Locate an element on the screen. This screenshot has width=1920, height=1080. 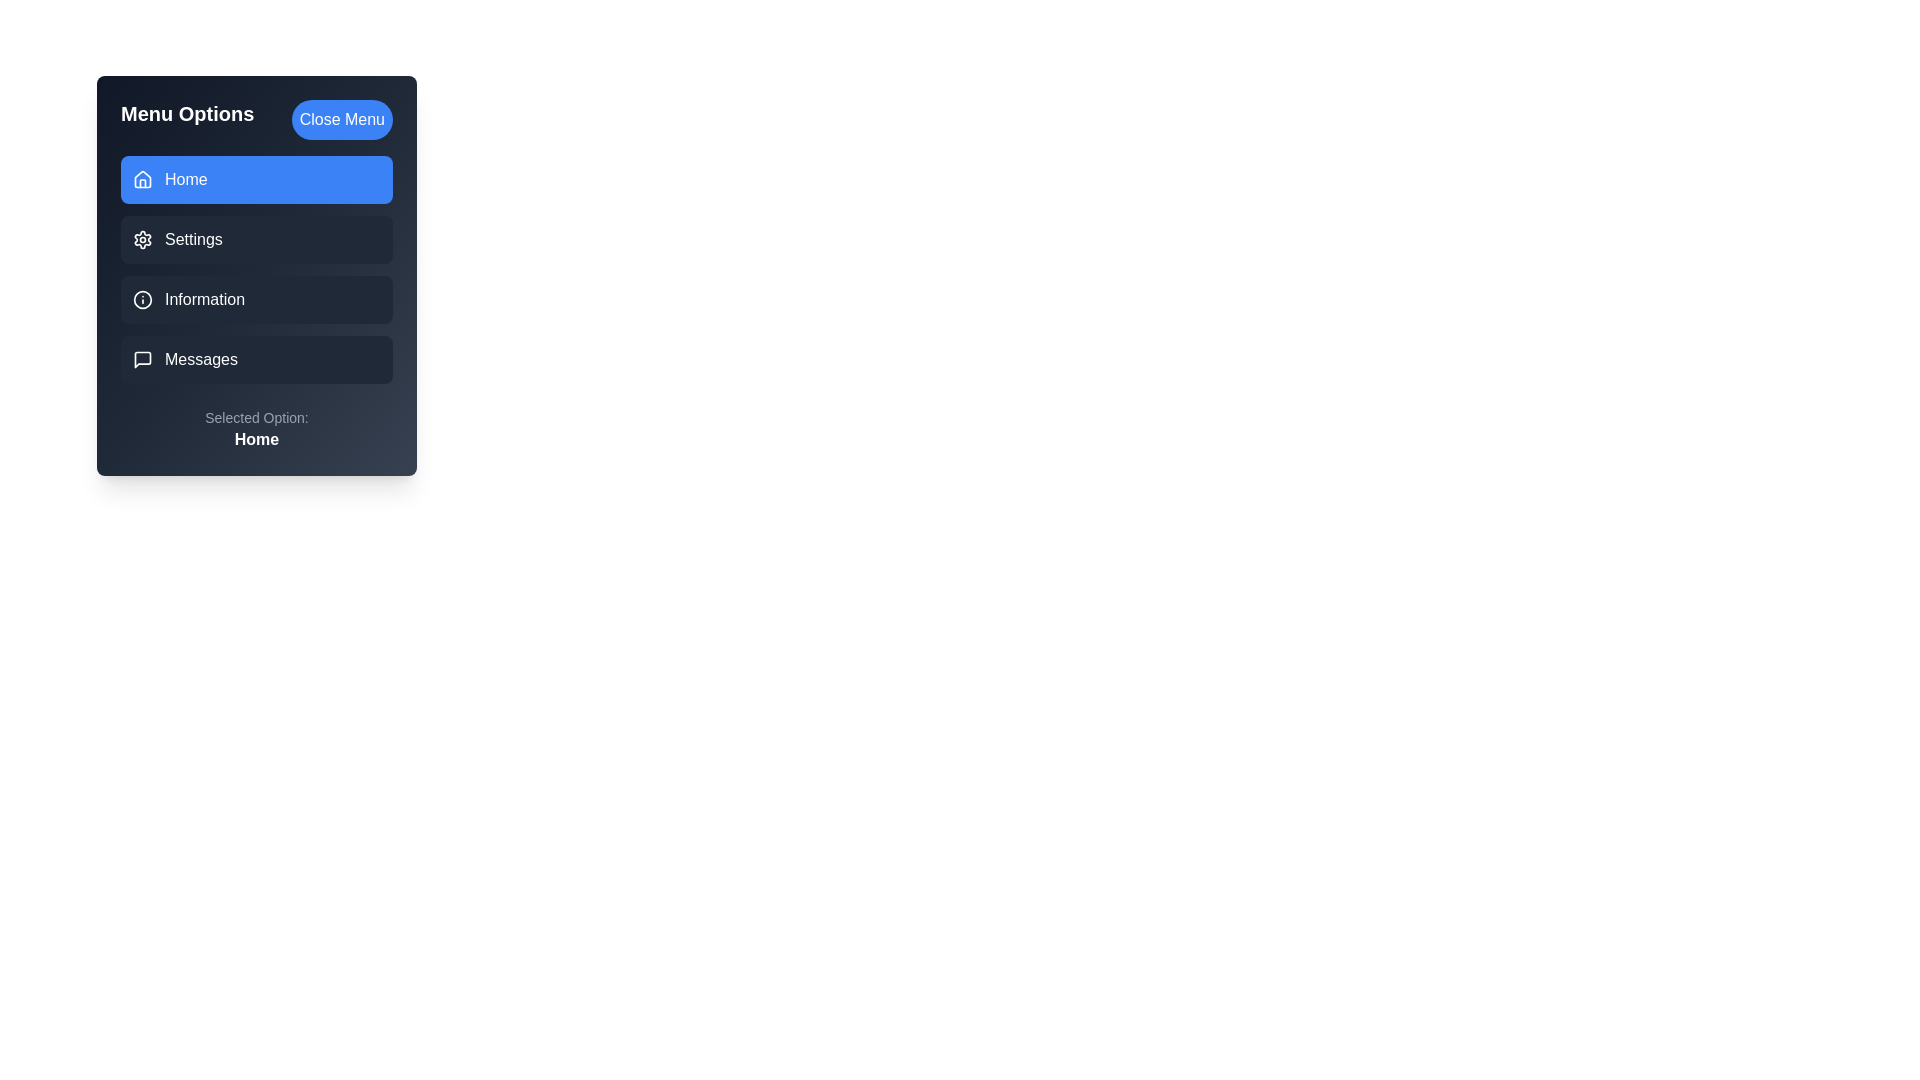
the information button located in the menu section, positioned below the 'Settings' button and above the 'Messages' button is located at coordinates (256, 300).